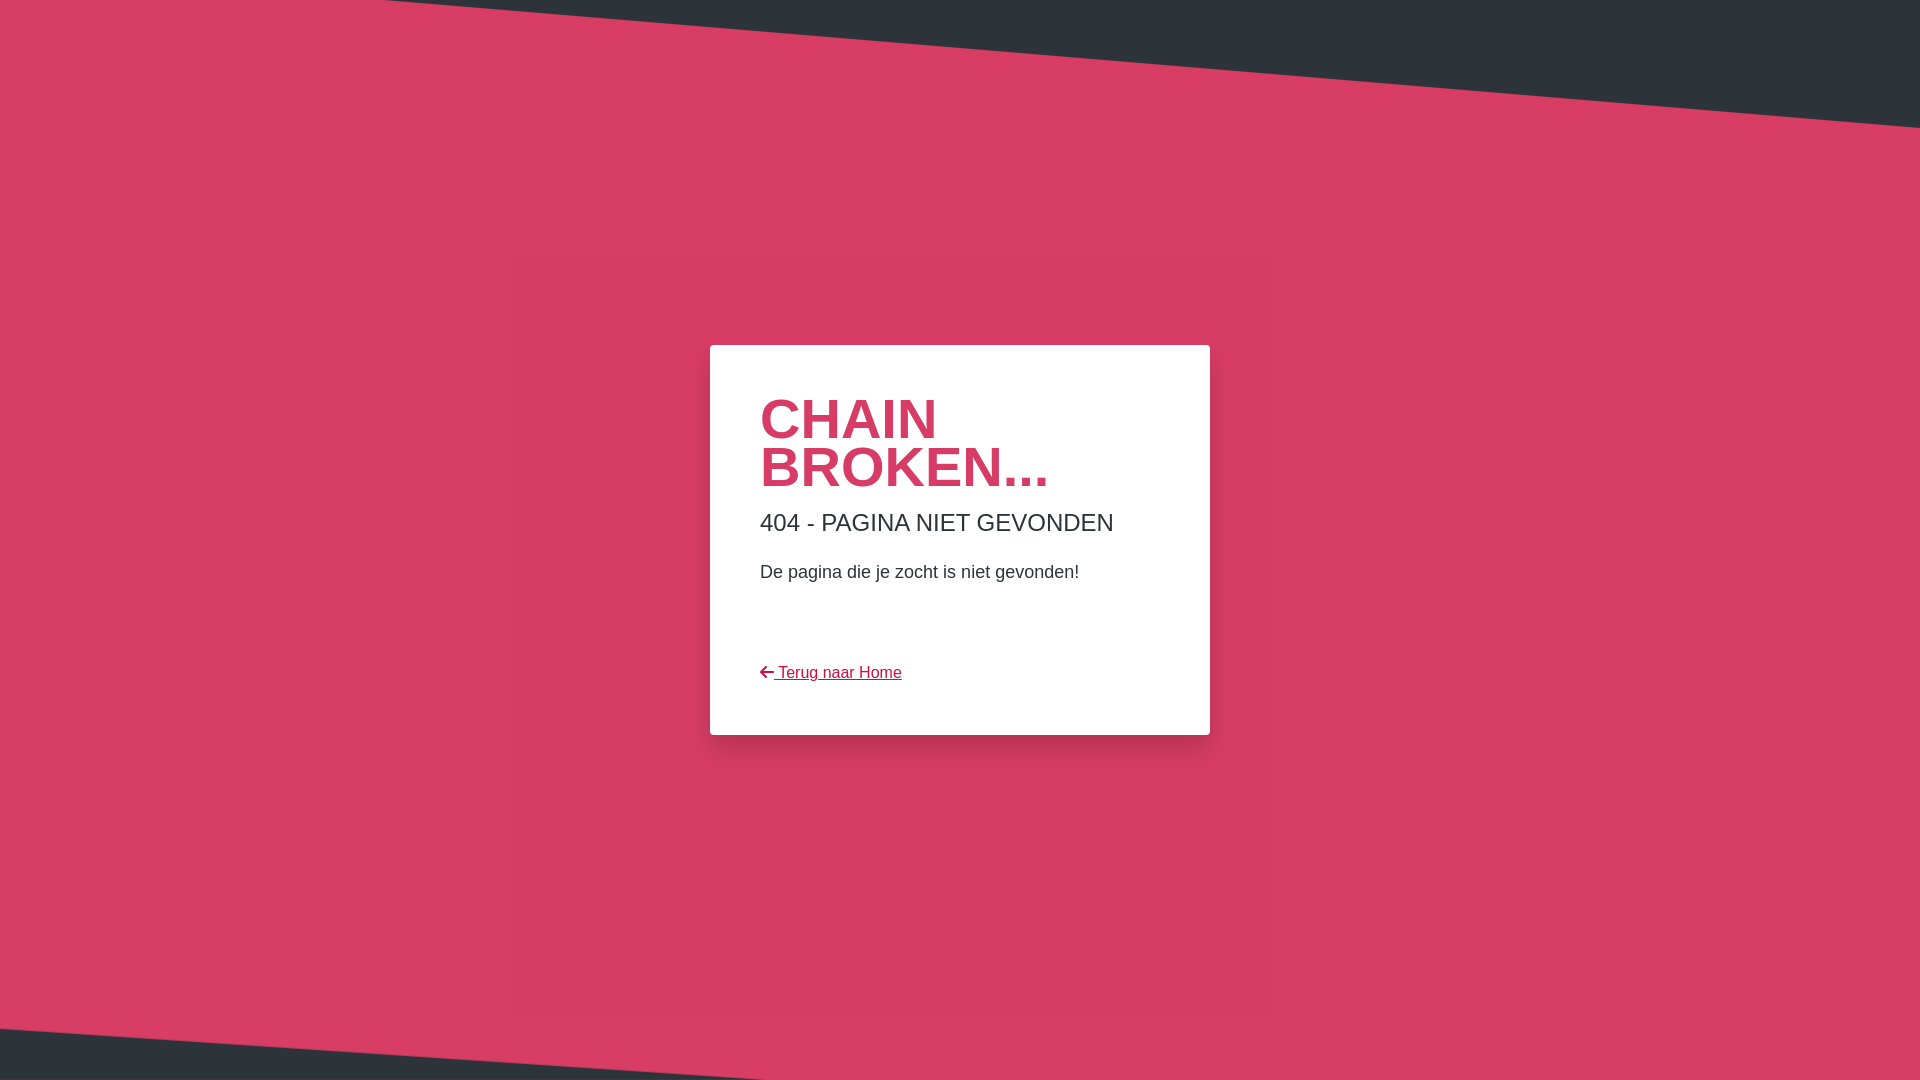  What do you see at coordinates (830, 672) in the screenshot?
I see `'Terug naar Home'` at bounding box center [830, 672].